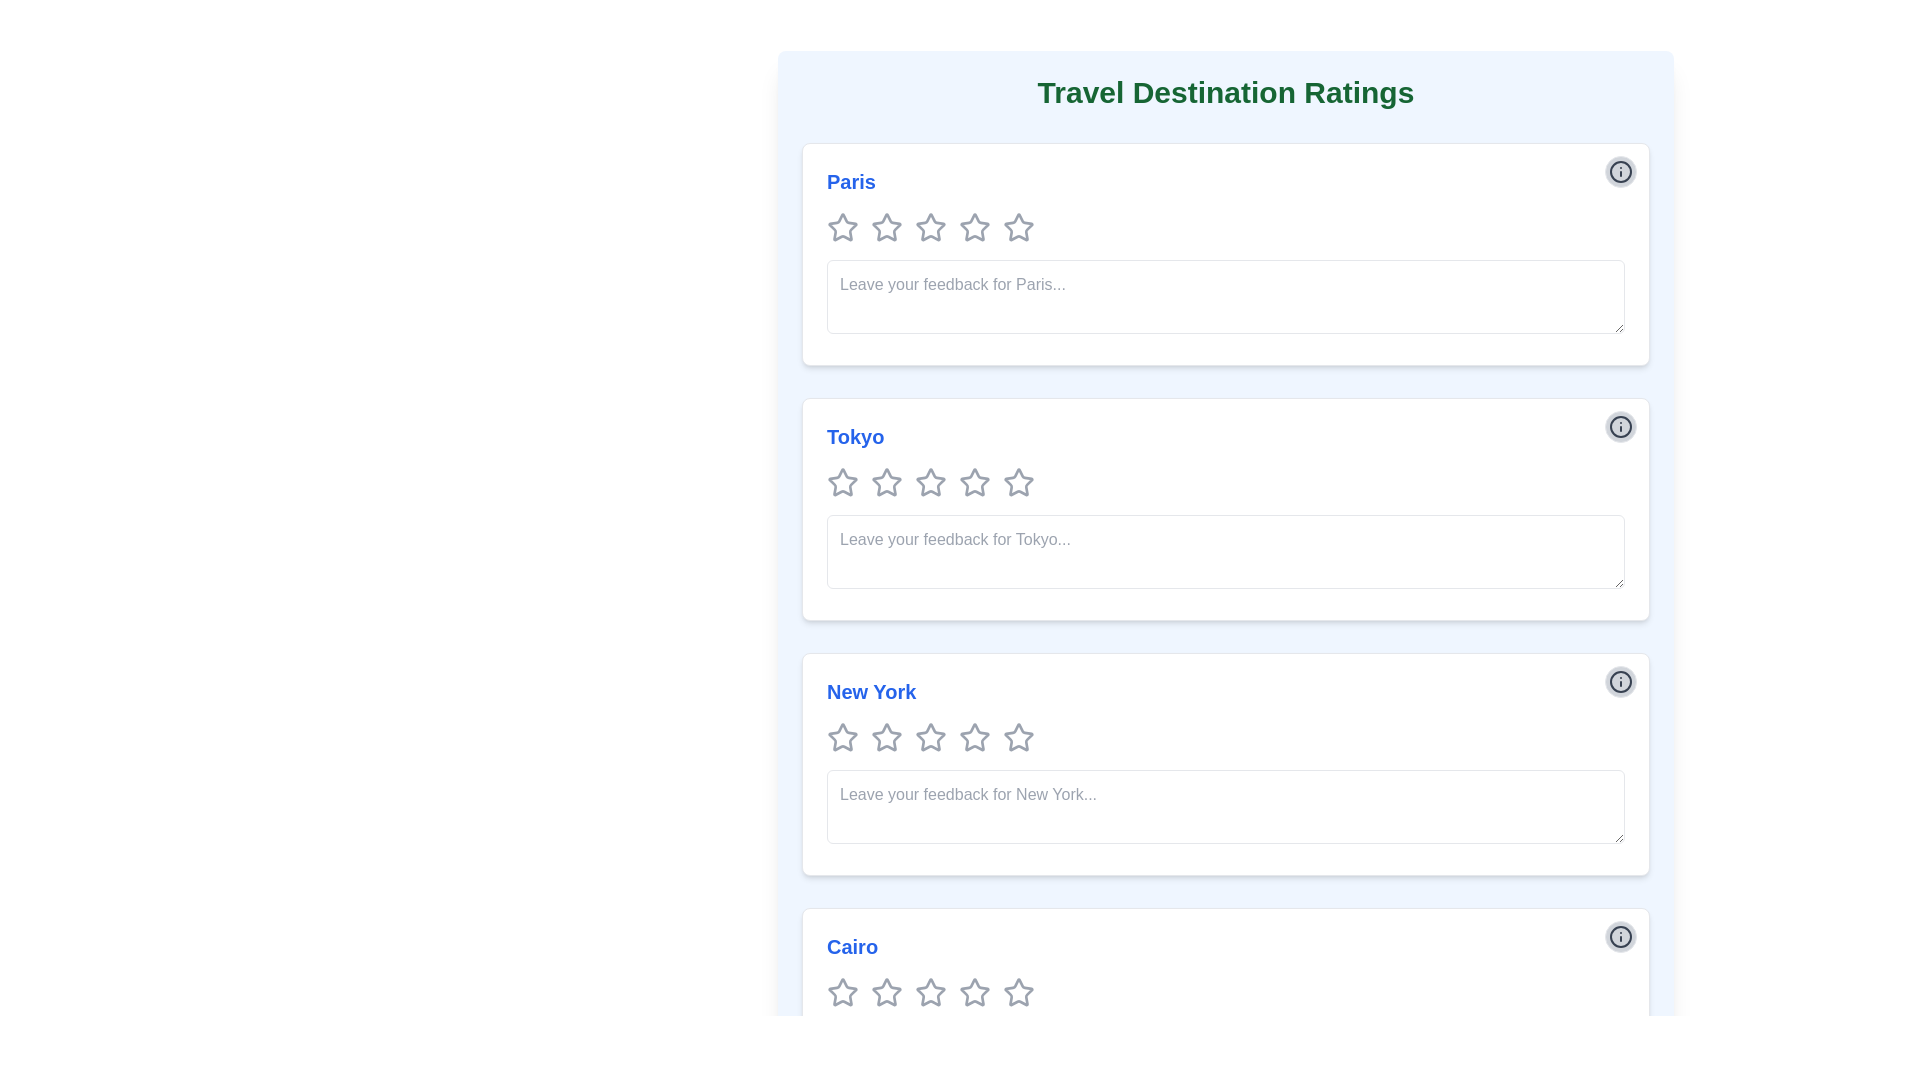 This screenshot has width=1920, height=1080. I want to click on the first star-shaped icon in the 'Cairo' feedback section to rate it, so click(885, 991).